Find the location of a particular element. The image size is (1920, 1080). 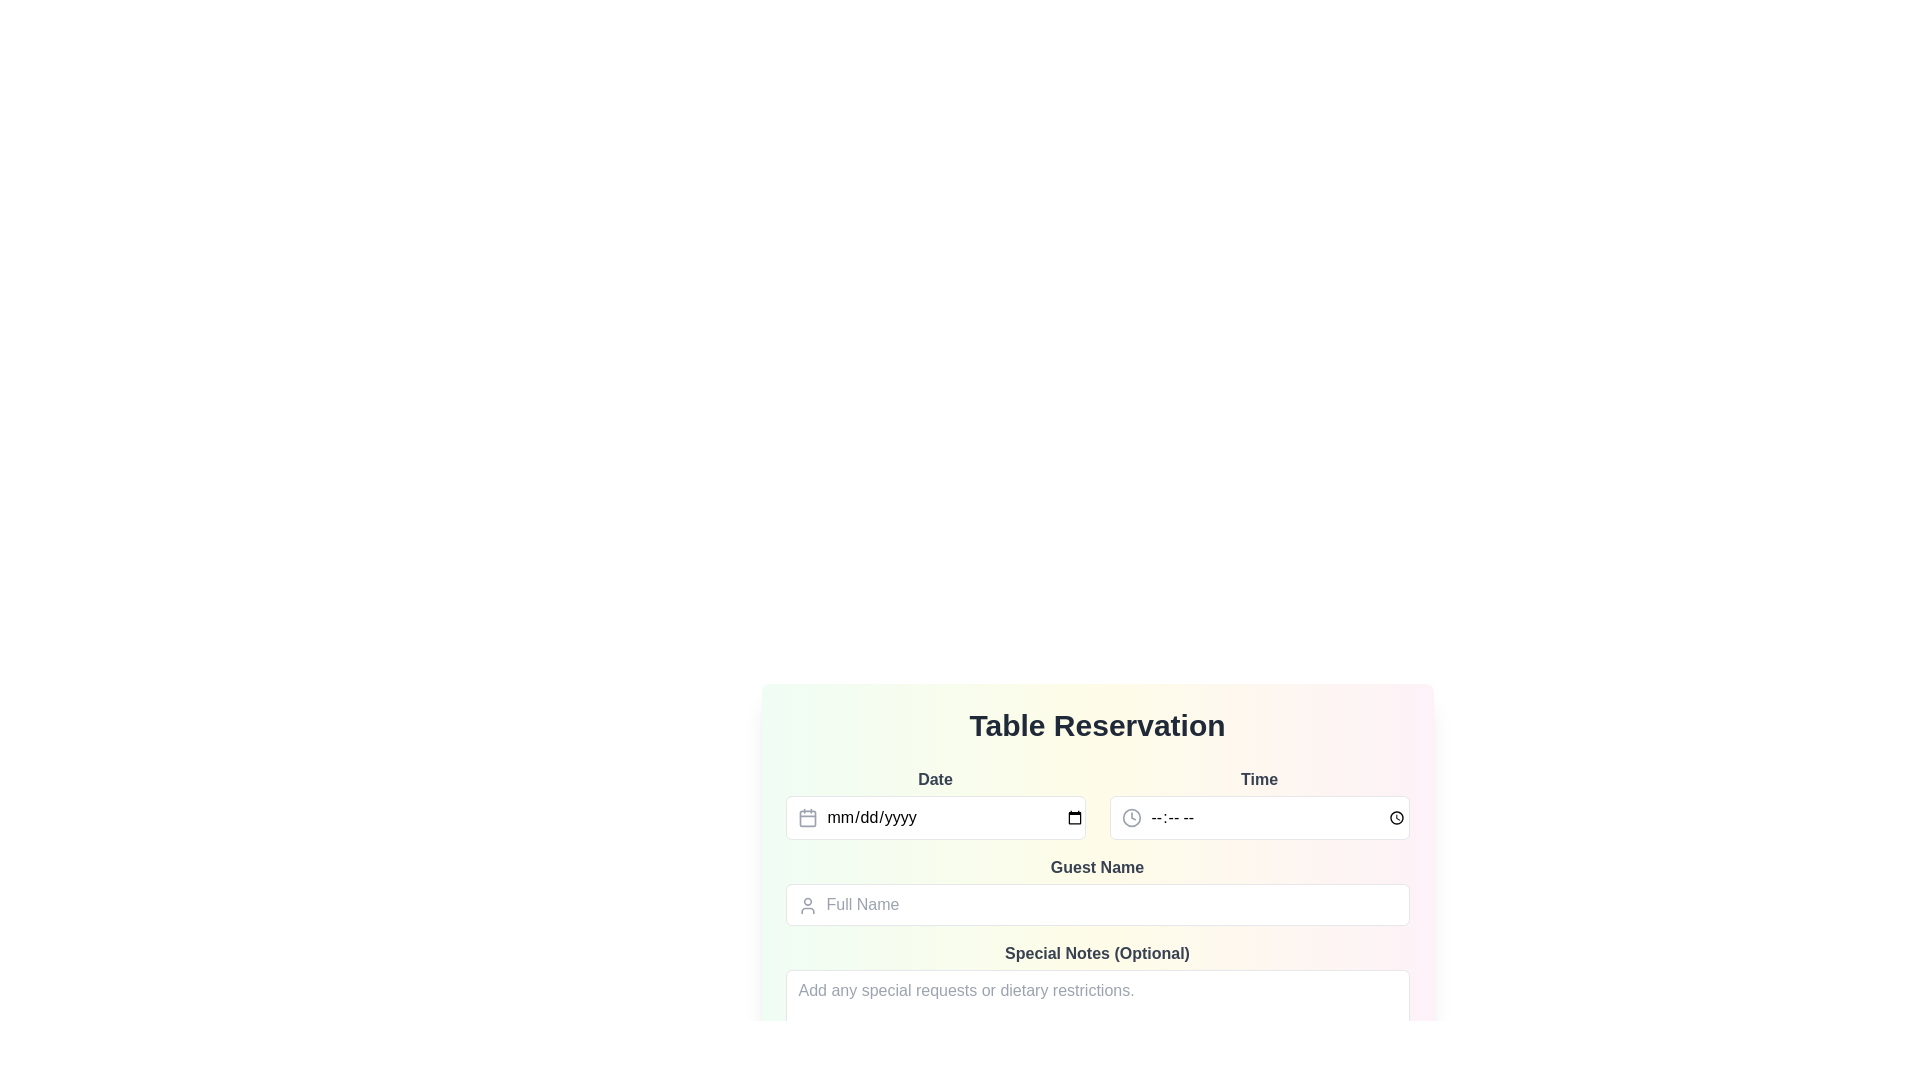

the Date input field to focus it for date entry is located at coordinates (934, 802).